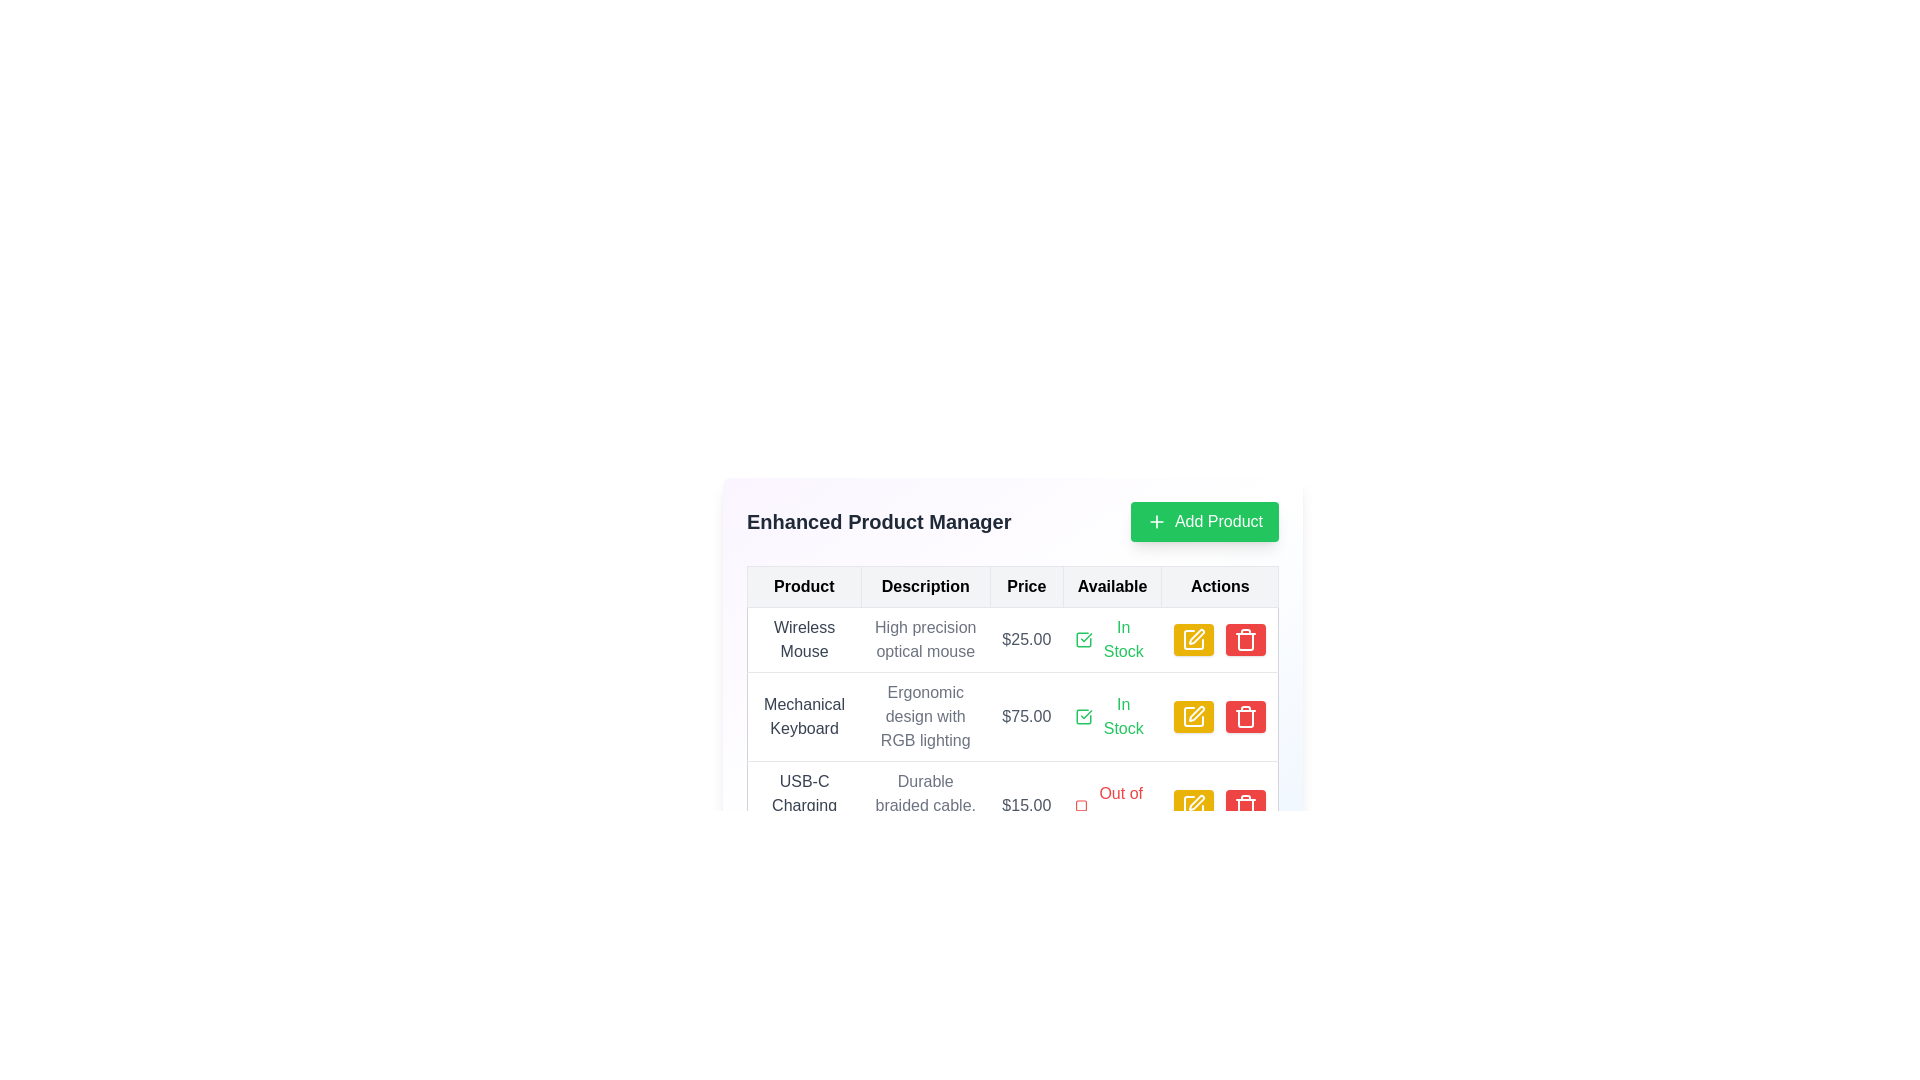  I want to click on the edit button located in the 'Actions' column of the first row in the data table, so click(1194, 640).